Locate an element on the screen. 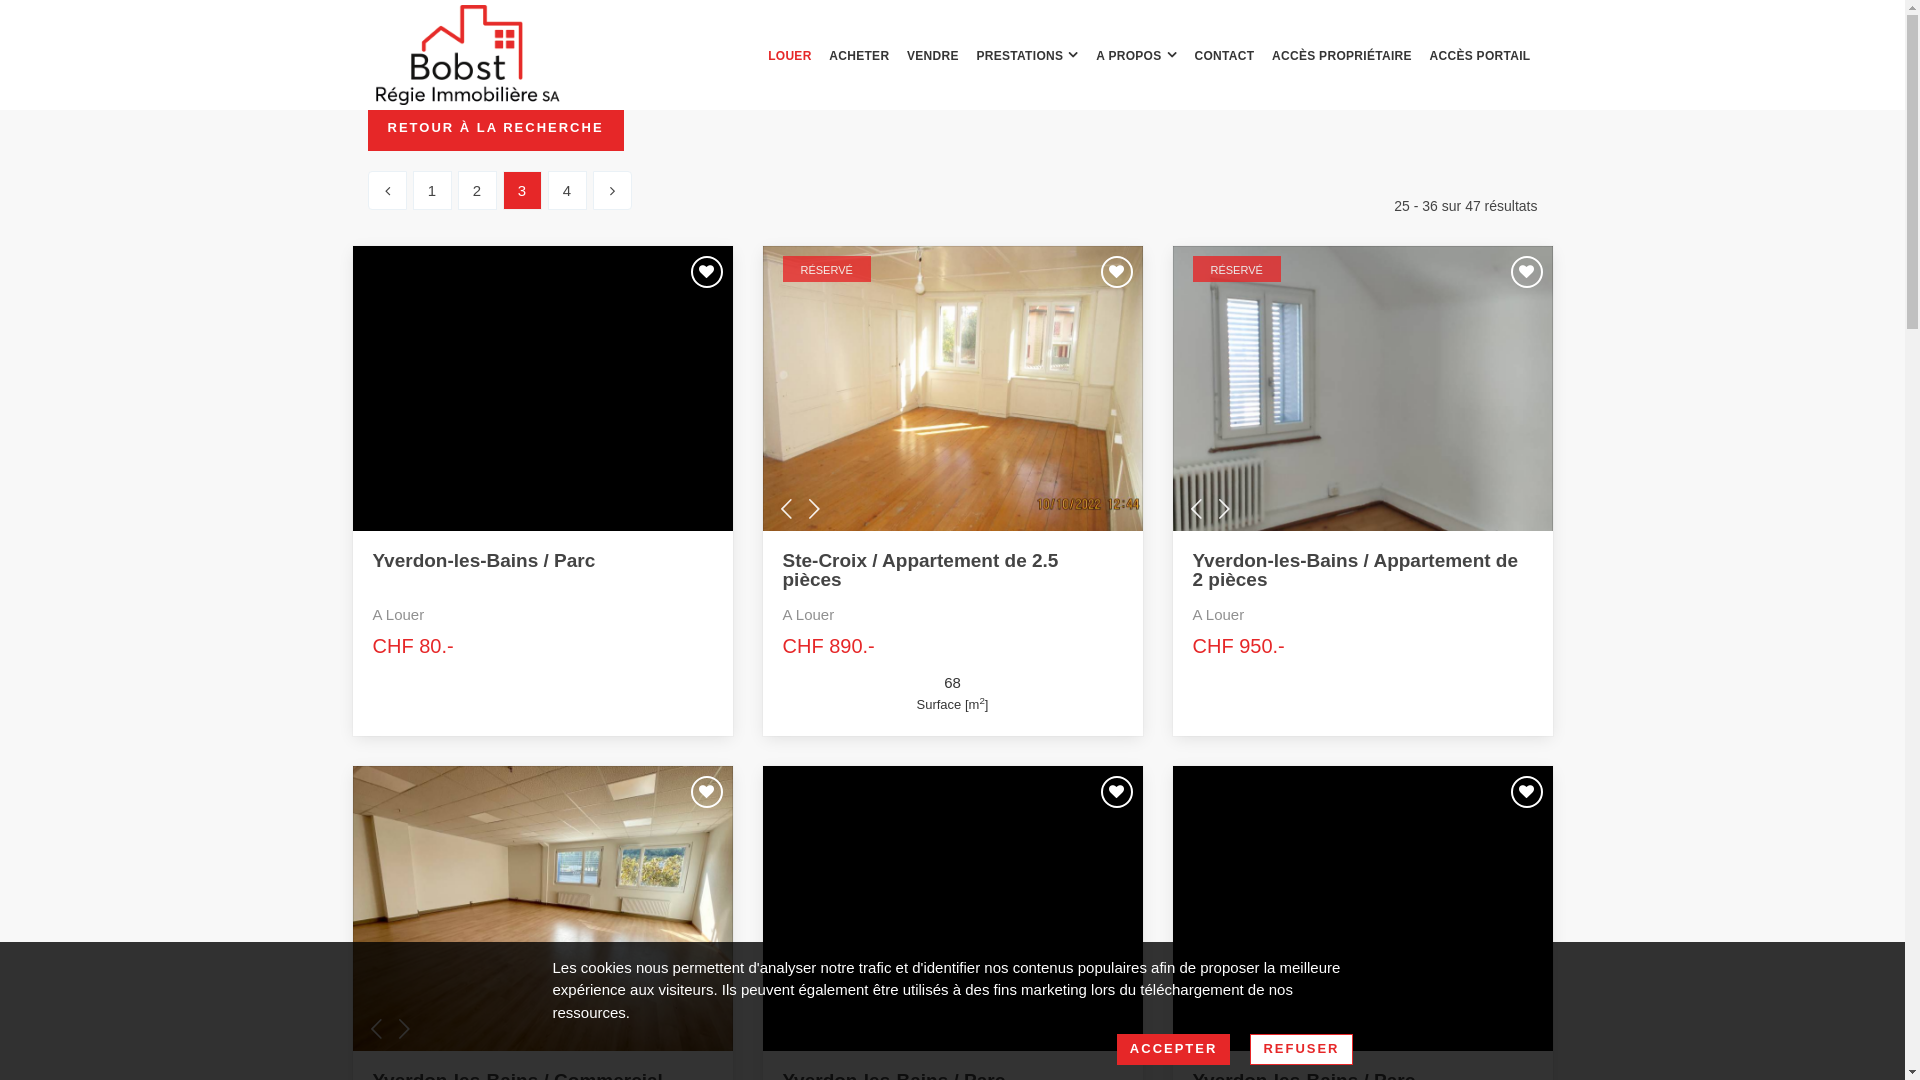 This screenshot has height=1080, width=1920. 'A PROPOS' is located at coordinates (1136, 55).